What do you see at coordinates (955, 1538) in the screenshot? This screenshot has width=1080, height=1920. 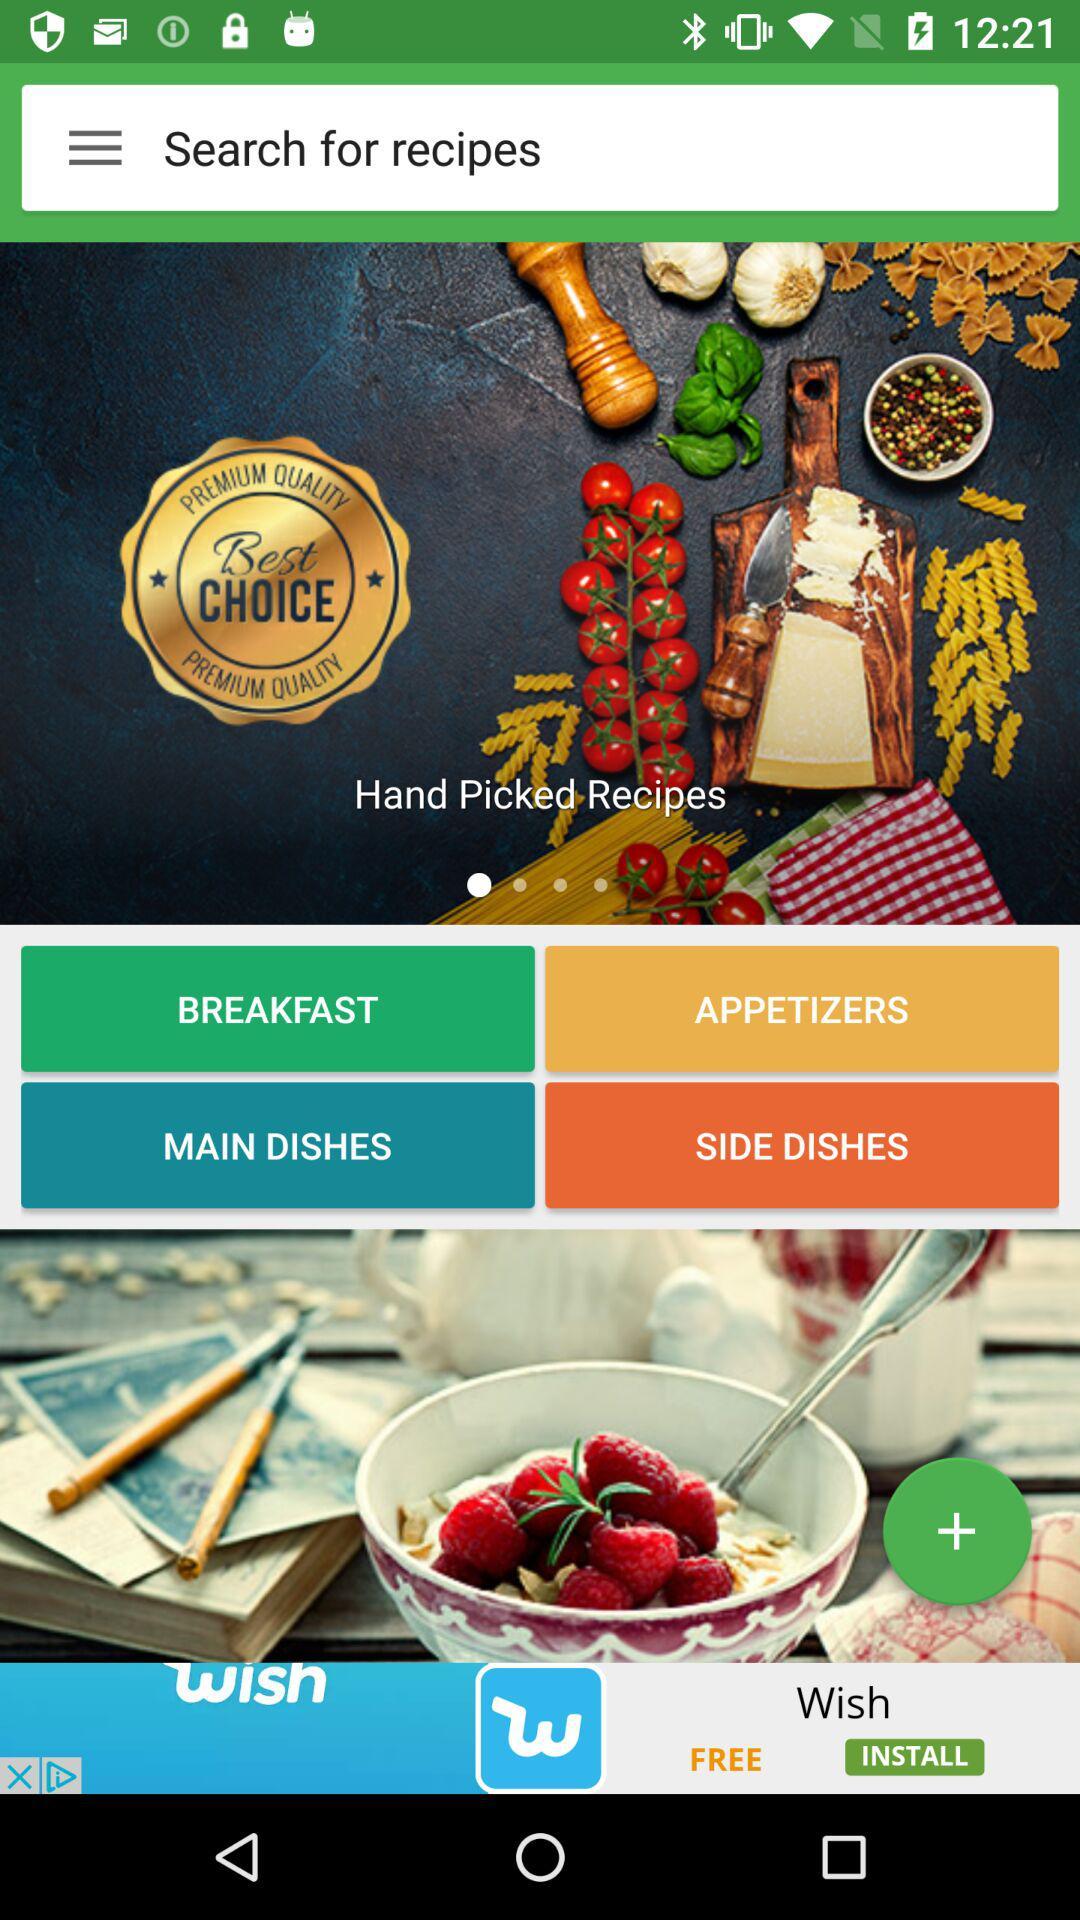 I see `the add icon` at bounding box center [955, 1538].